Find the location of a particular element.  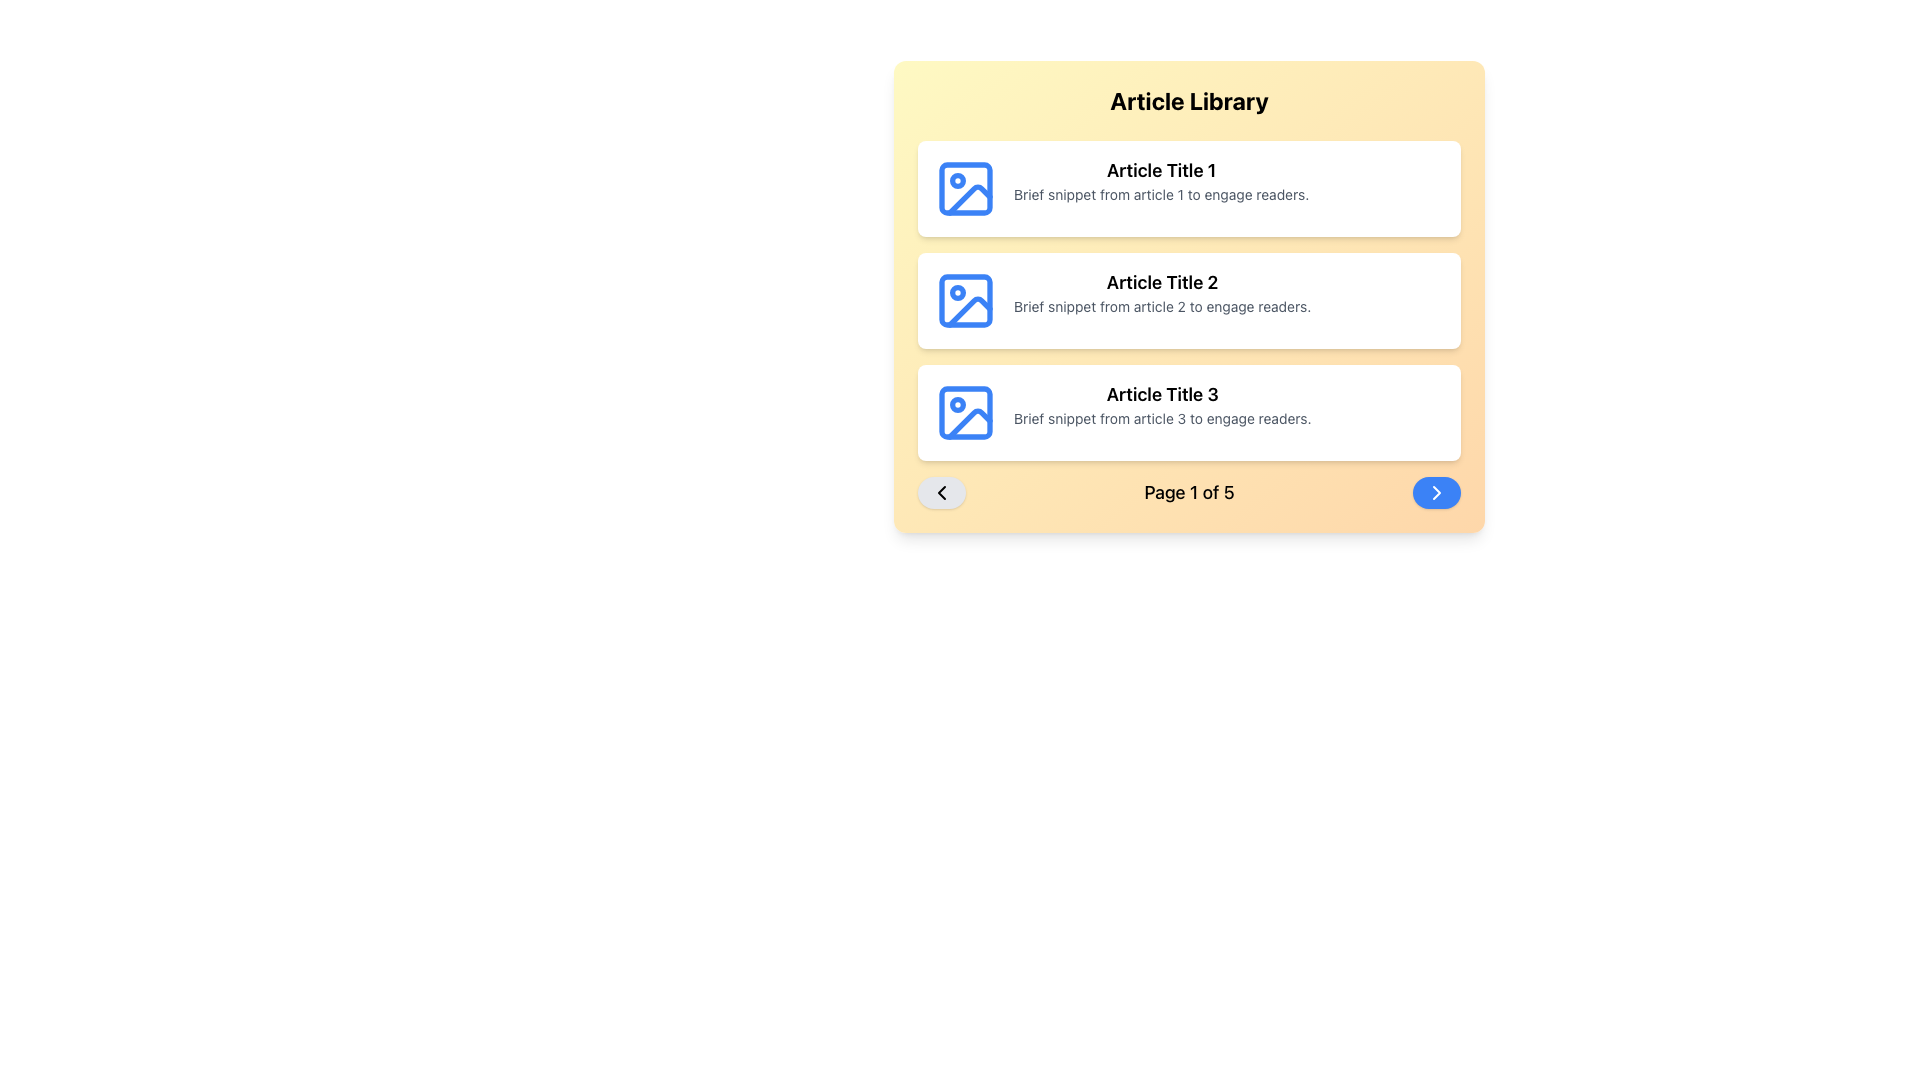

the heading element labeled 'Article Title 3', which is styled in a bold font and located in the third section of a vertical list of articles is located at coordinates (1162, 394).